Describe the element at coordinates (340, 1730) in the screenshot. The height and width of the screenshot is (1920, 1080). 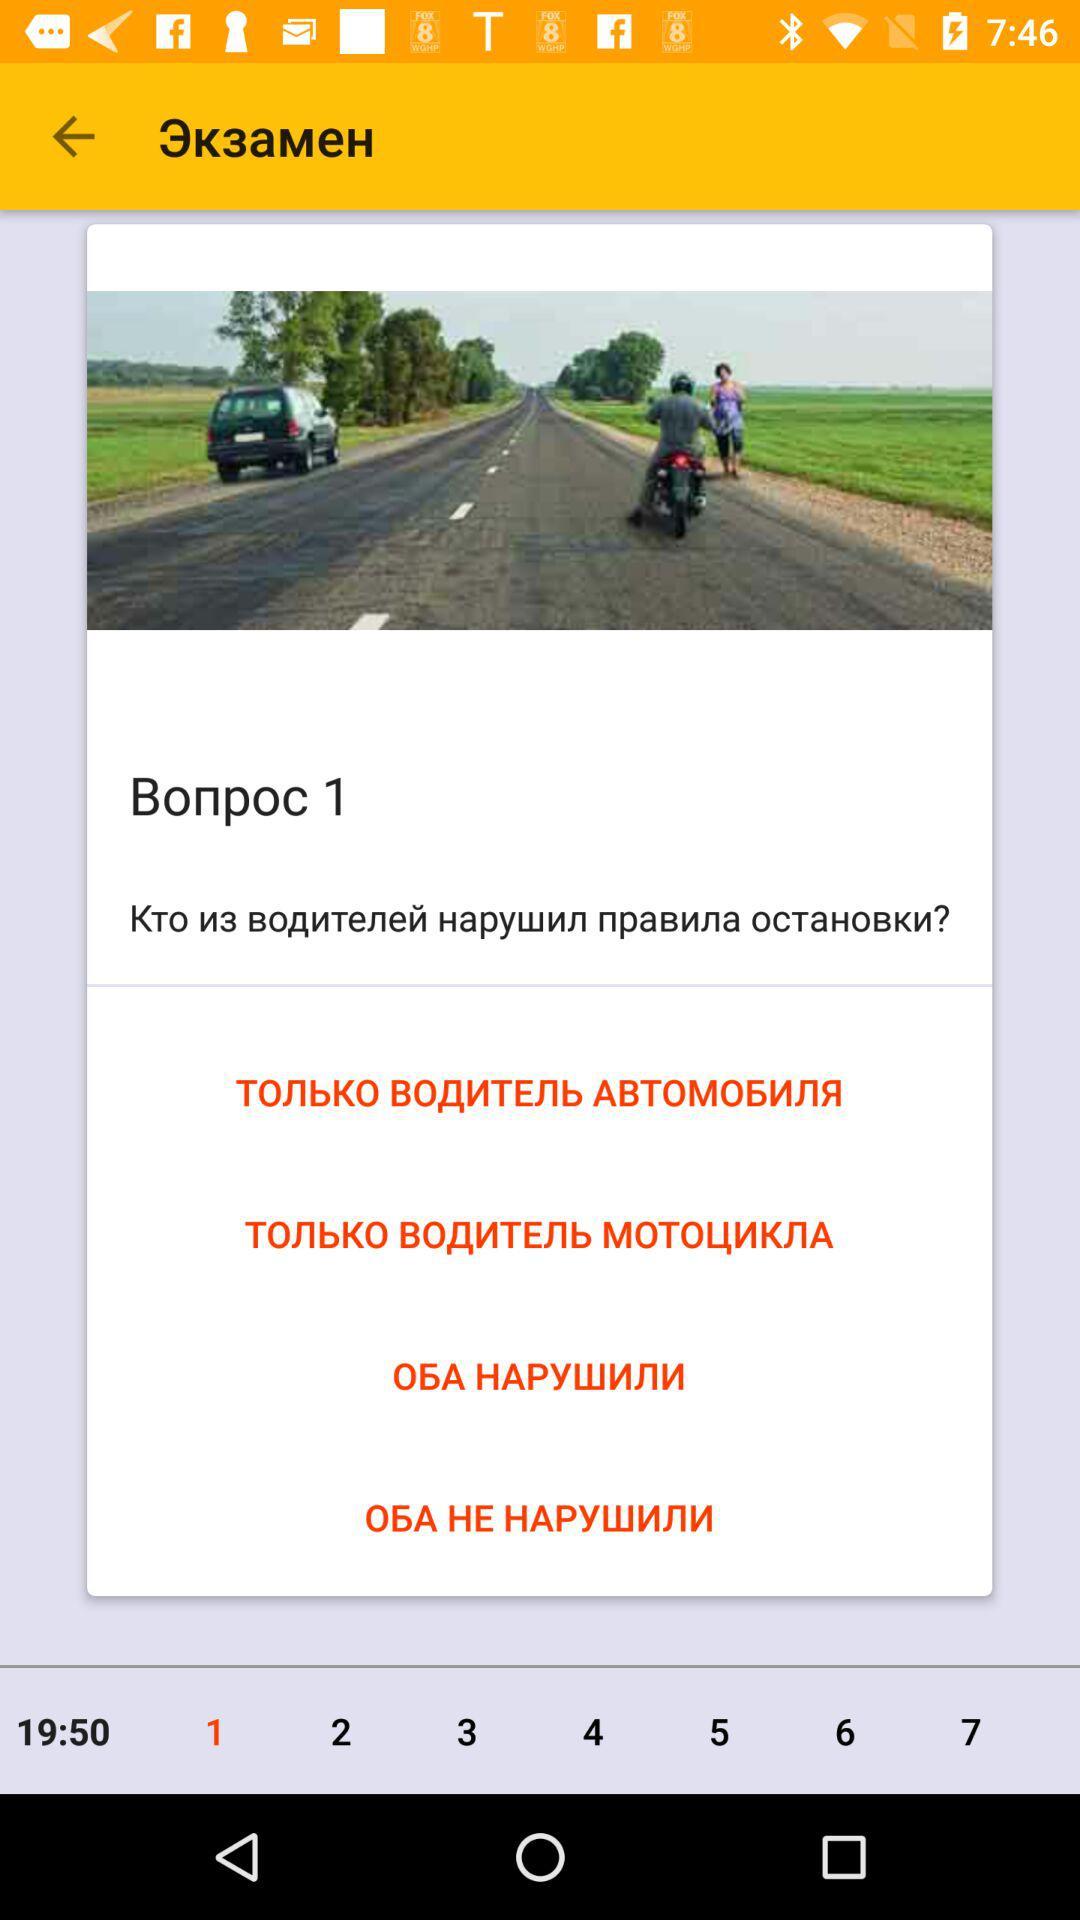
I see `the item next to 3 icon` at that location.